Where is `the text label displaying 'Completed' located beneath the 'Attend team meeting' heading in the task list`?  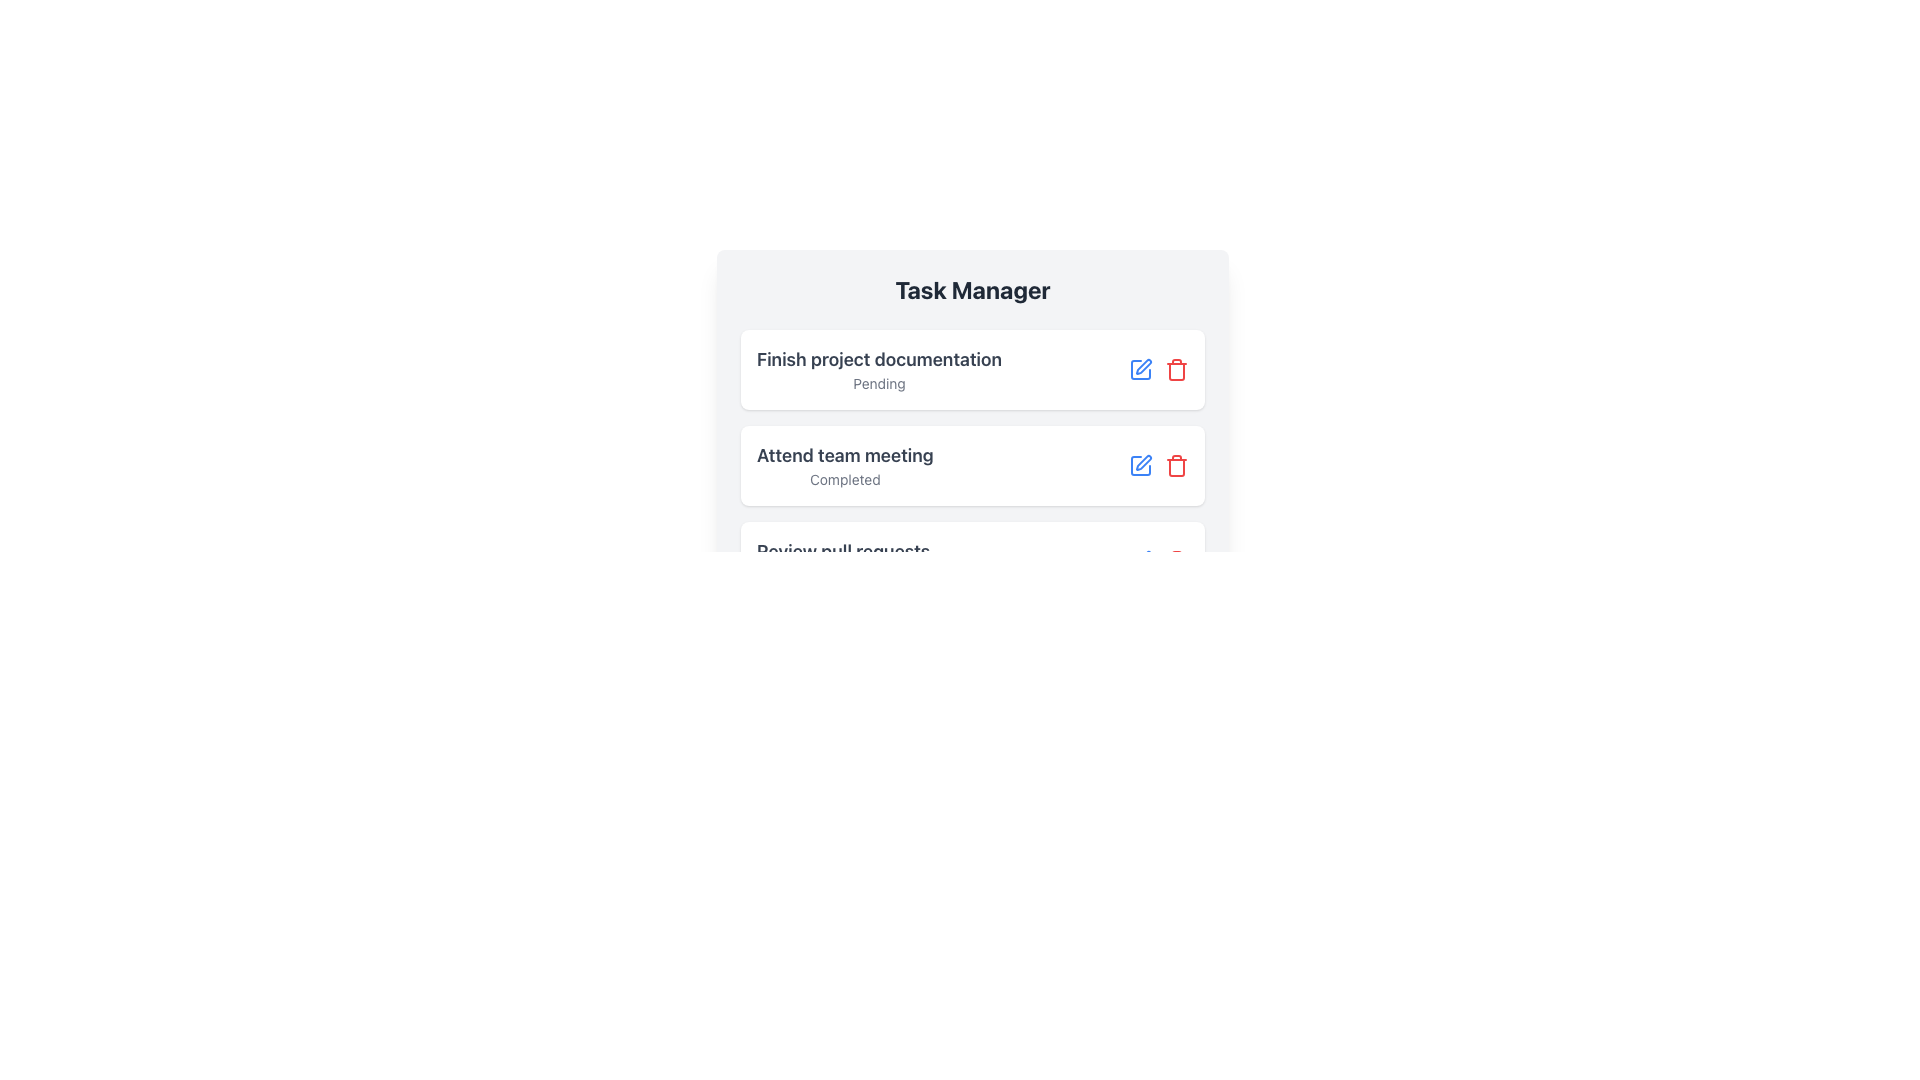
the text label displaying 'Completed' located beneath the 'Attend team meeting' heading in the task list is located at coordinates (845, 479).